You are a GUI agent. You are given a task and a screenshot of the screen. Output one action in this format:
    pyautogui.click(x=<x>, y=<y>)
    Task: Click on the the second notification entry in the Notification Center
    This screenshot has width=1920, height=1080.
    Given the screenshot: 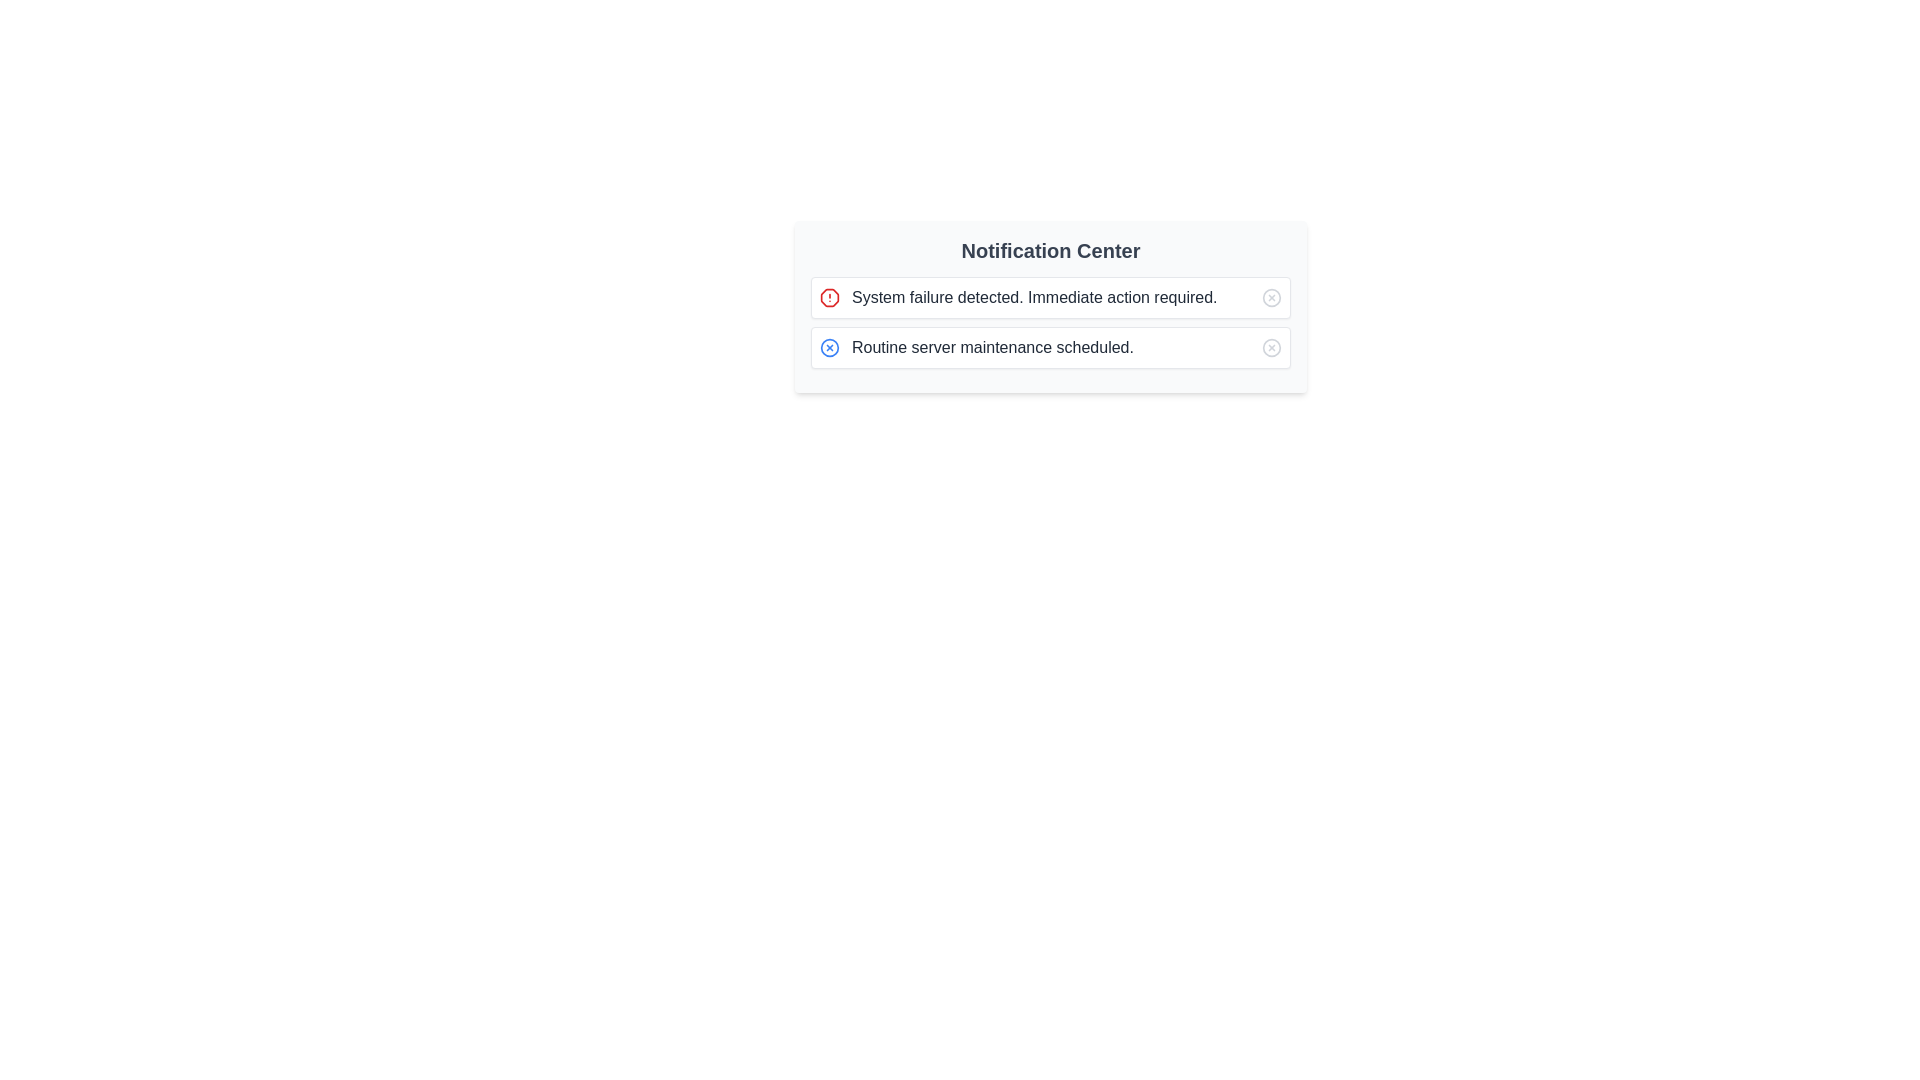 What is the action you would take?
    pyautogui.click(x=976, y=346)
    